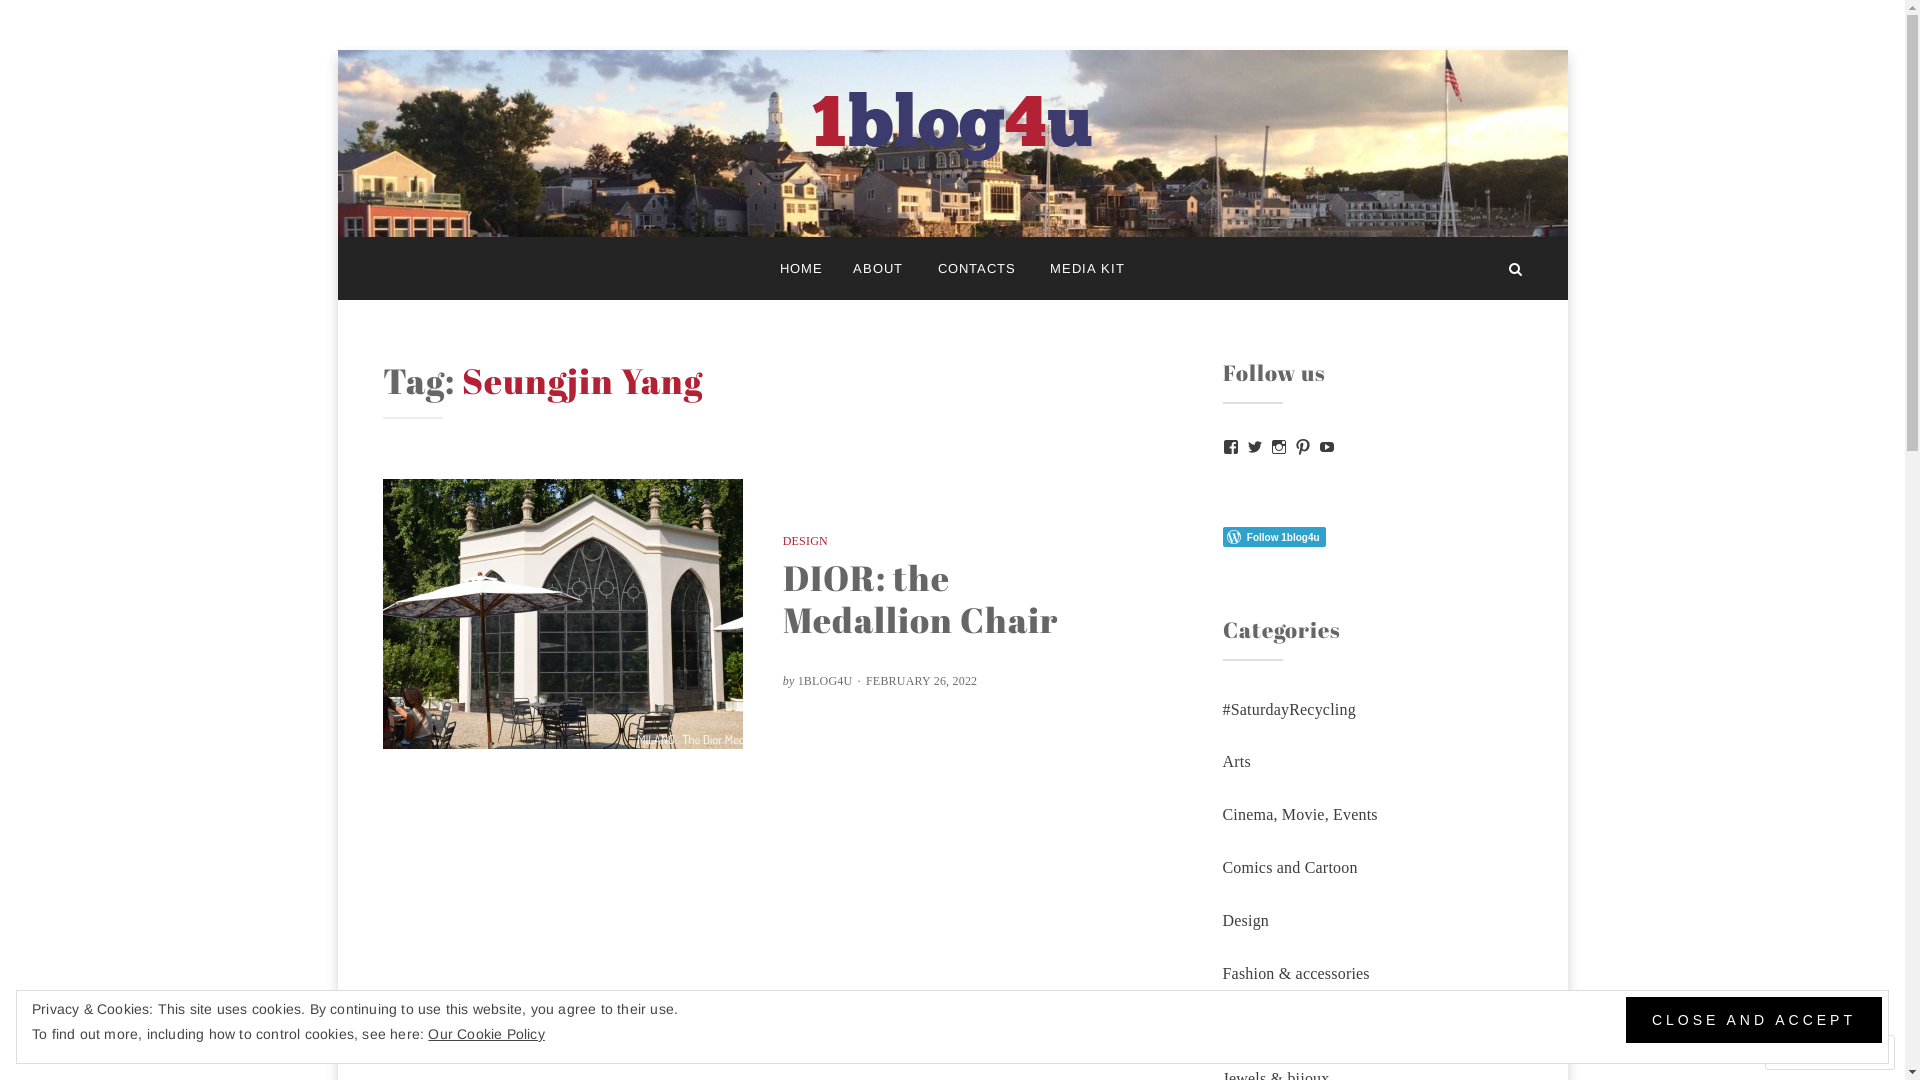 The height and width of the screenshot is (1080, 1920). Describe the element at coordinates (838, 267) in the screenshot. I see `'ABOUT'` at that location.